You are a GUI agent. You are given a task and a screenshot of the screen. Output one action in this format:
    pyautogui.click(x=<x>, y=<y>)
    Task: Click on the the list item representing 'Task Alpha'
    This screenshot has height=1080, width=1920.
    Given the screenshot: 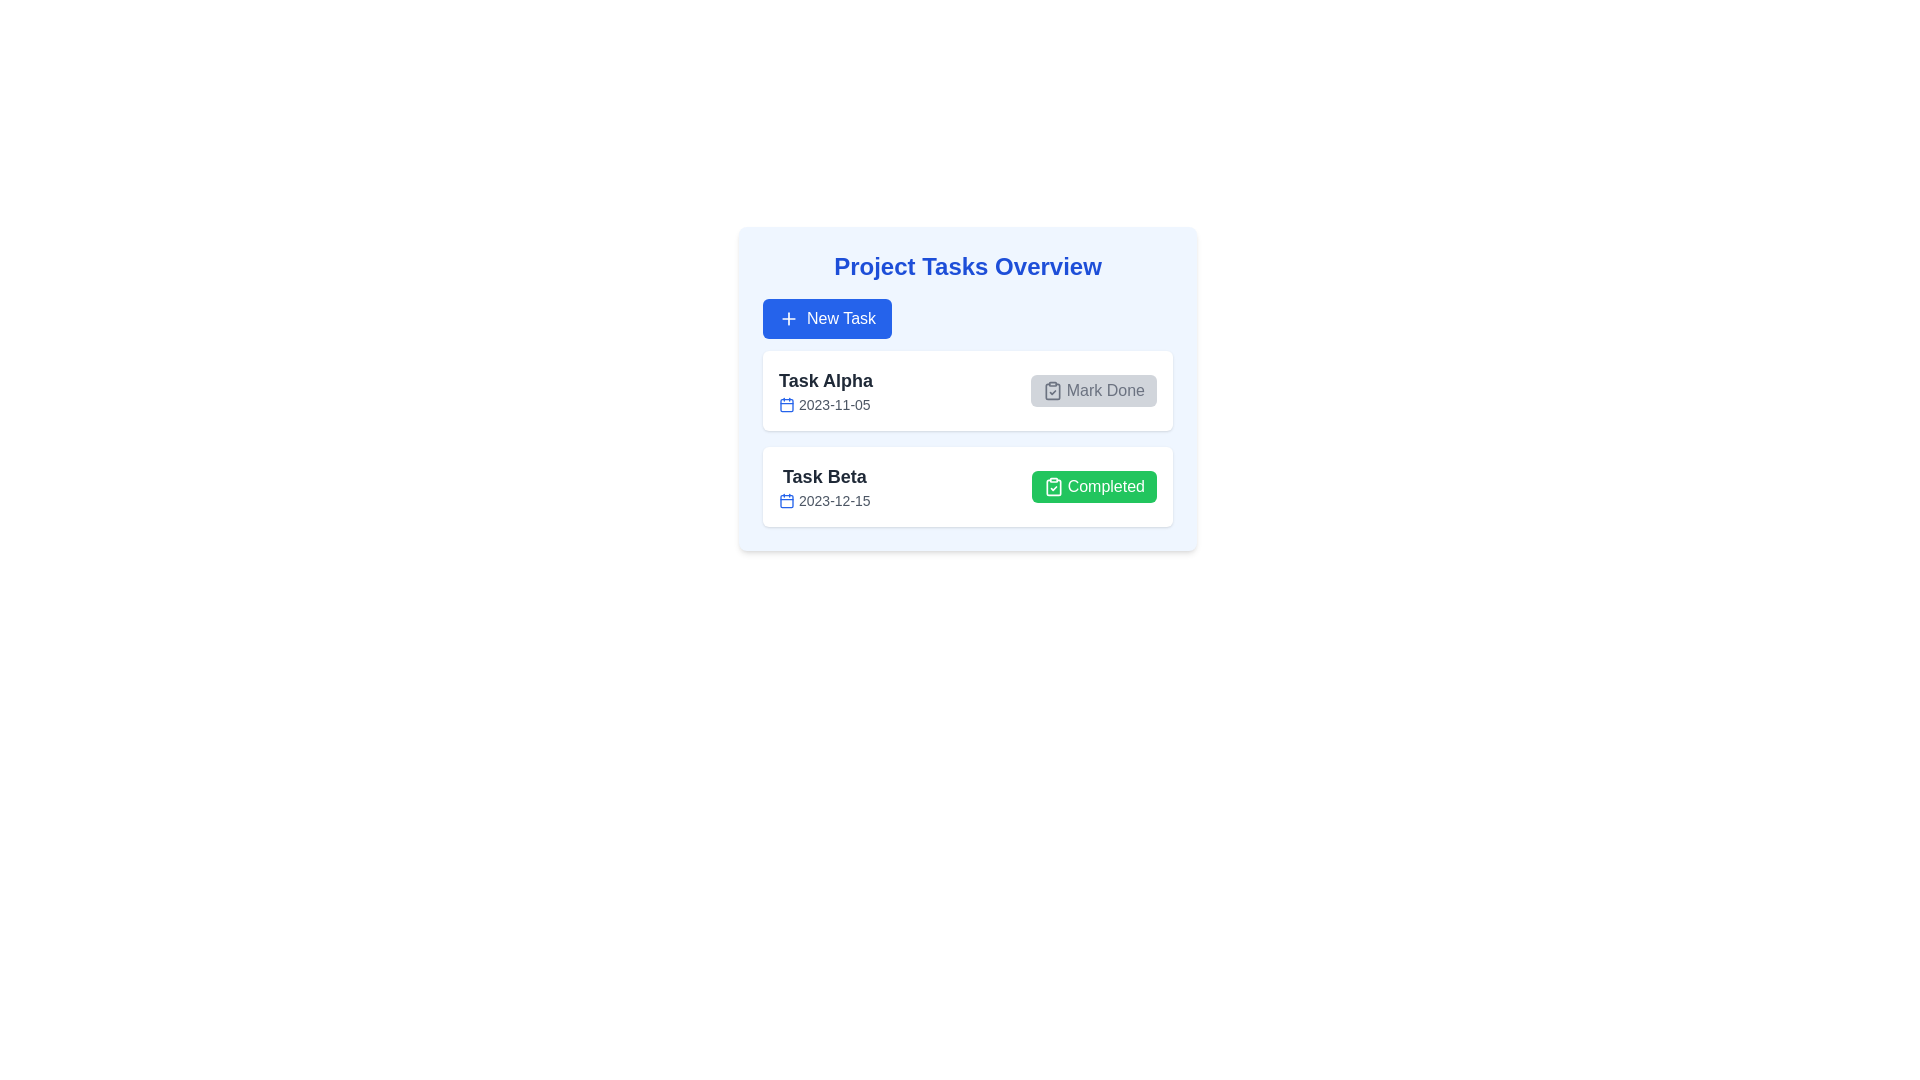 What is the action you would take?
    pyautogui.click(x=825, y=390)
    